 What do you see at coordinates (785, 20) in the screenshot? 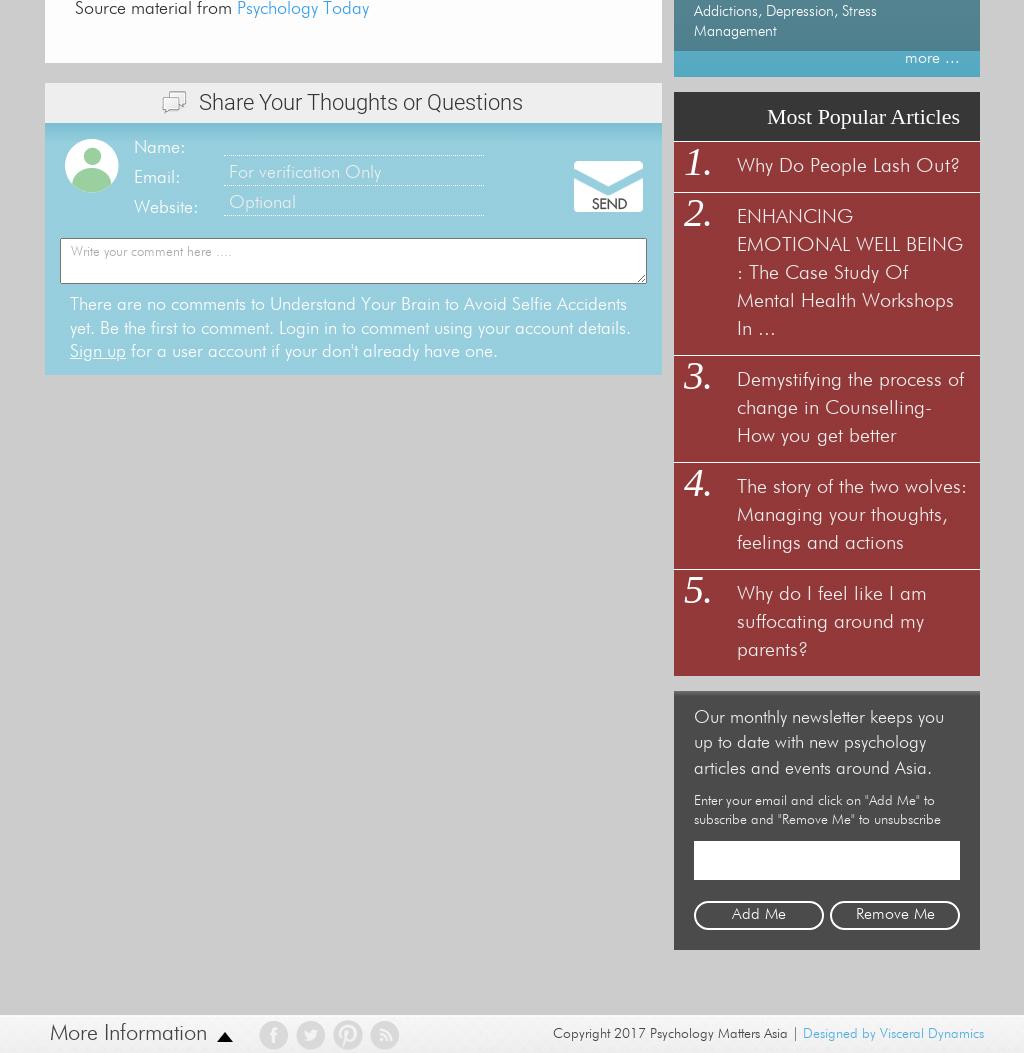
I see `'Addictions, Depression, Stress Management'` at bounding box center [785, 20].